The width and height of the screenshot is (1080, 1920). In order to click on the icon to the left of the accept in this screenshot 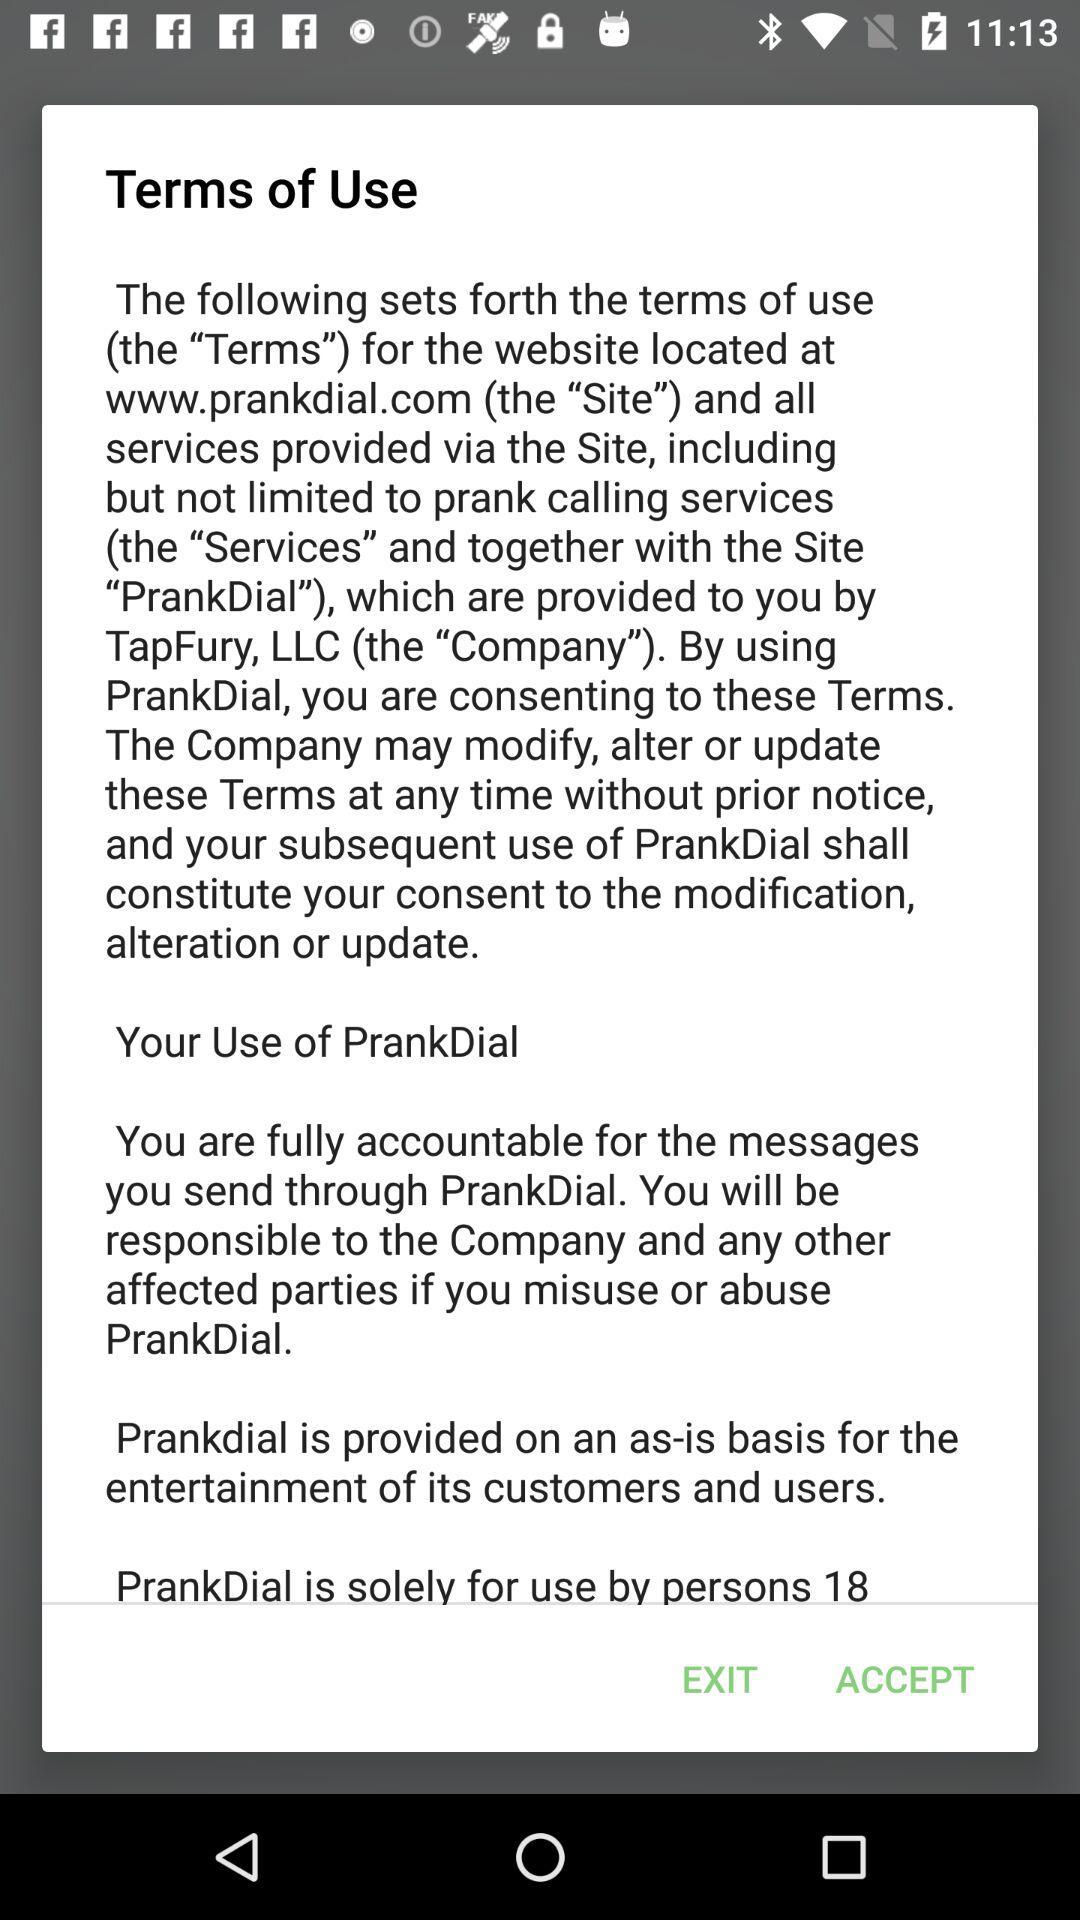, I will do `click(720, 1678)`.